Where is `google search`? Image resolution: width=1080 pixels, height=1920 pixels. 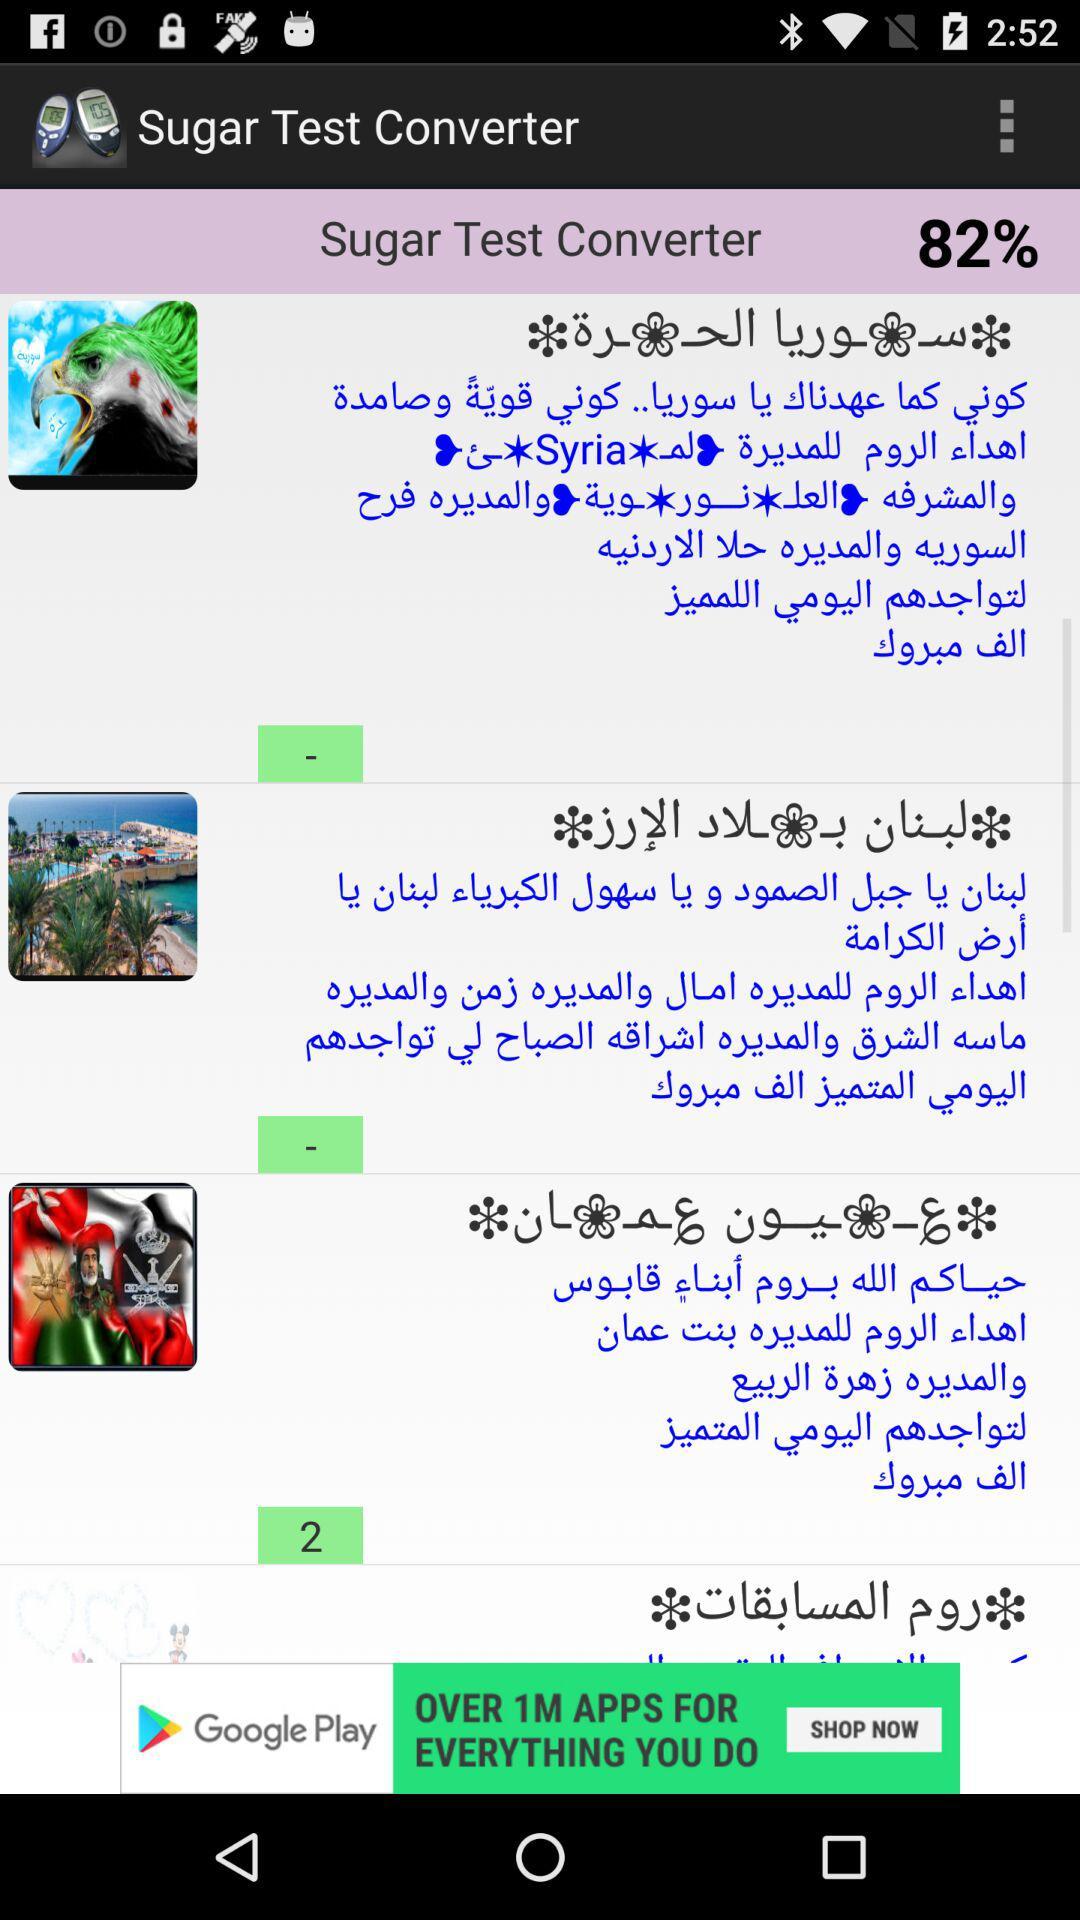 google search is located at coordinates (540, 1727).